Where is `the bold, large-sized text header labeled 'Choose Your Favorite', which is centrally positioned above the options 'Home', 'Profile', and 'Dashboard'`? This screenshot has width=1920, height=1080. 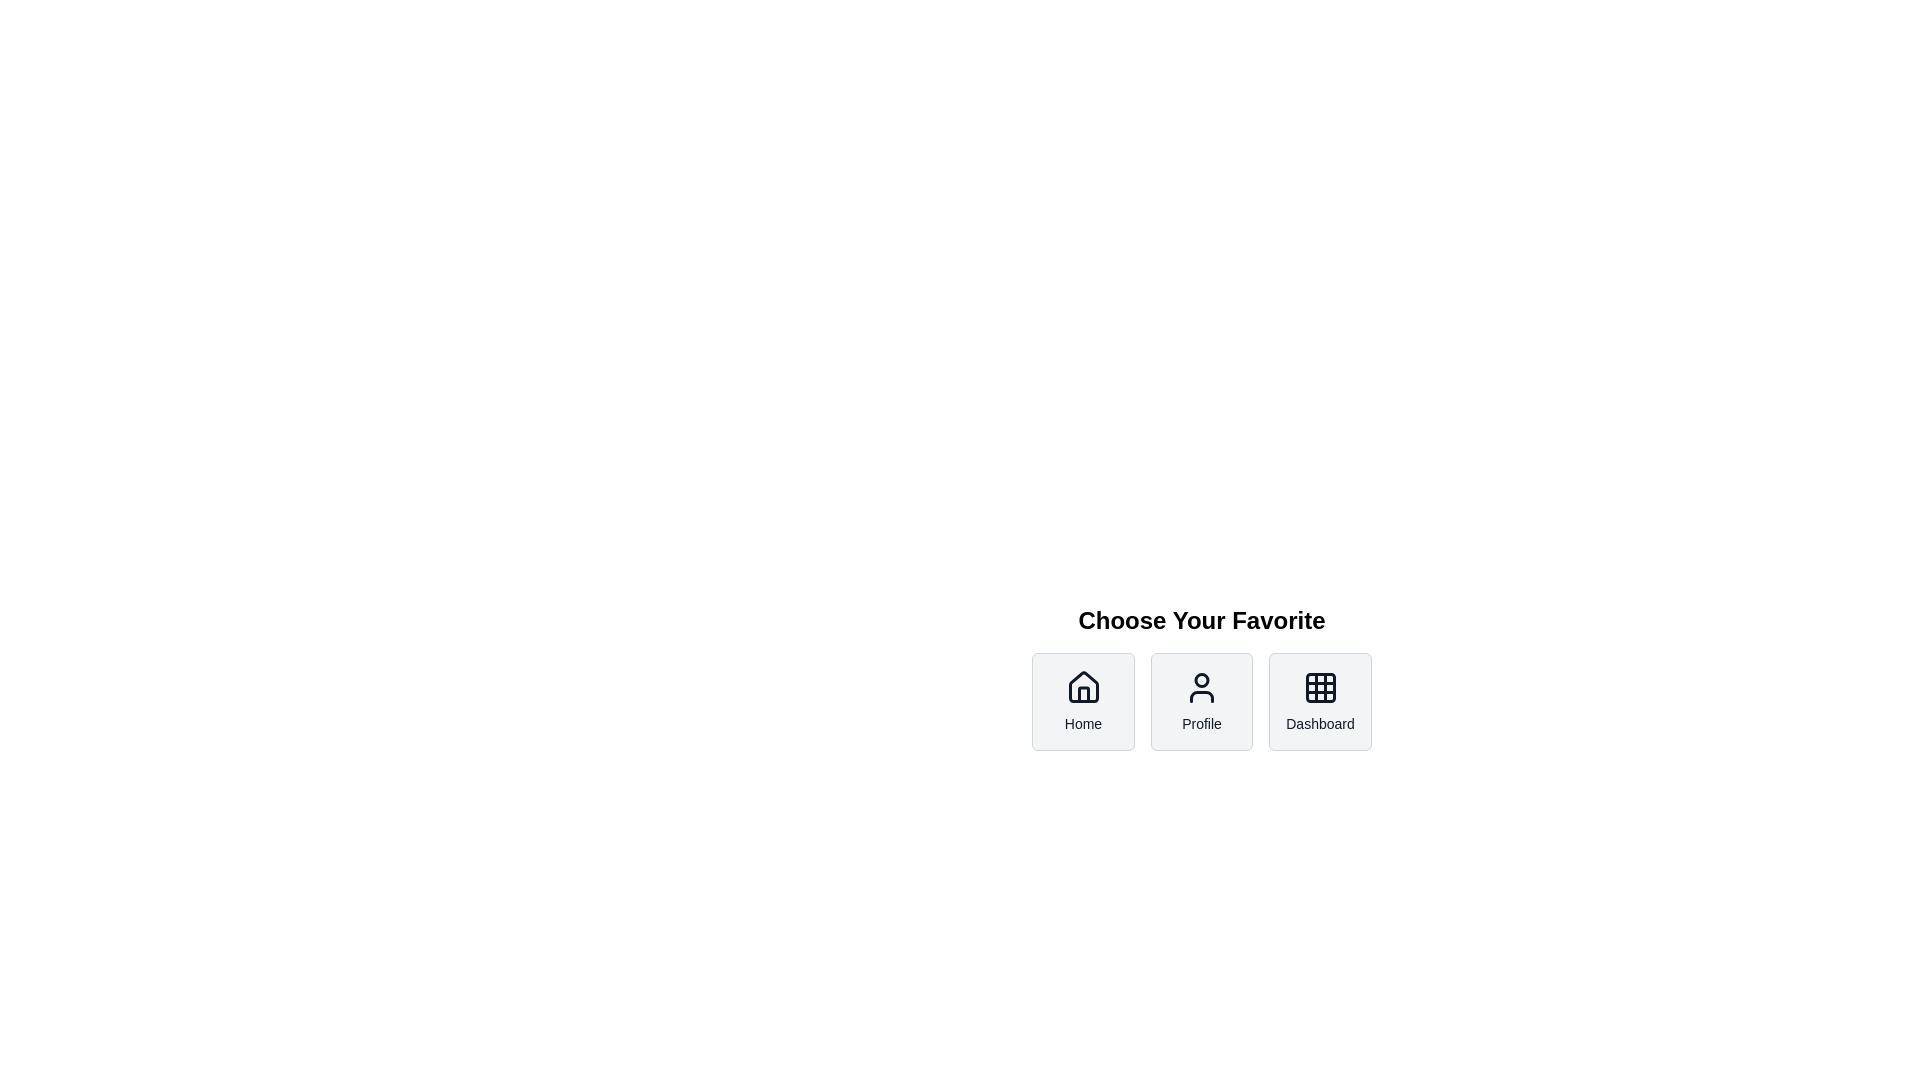 the bold, large-sized text header labeled 'Choose Your Favorite', which is centrally positioned above the options 'Home', 'Profile', and 'Dashboard' is located at coordinates (1200, 620).